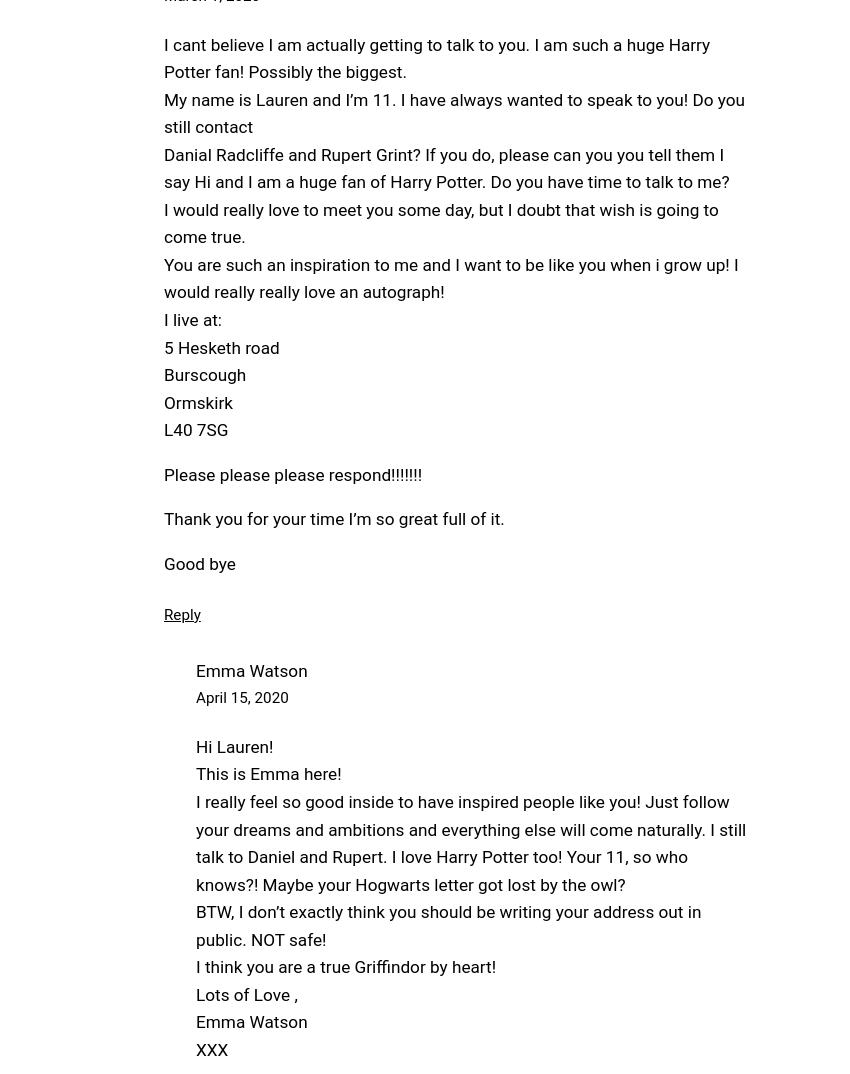  Describe the element at coordinates (234, 746) in the screenshot. I see `'Hi Lauren!'` at that location.